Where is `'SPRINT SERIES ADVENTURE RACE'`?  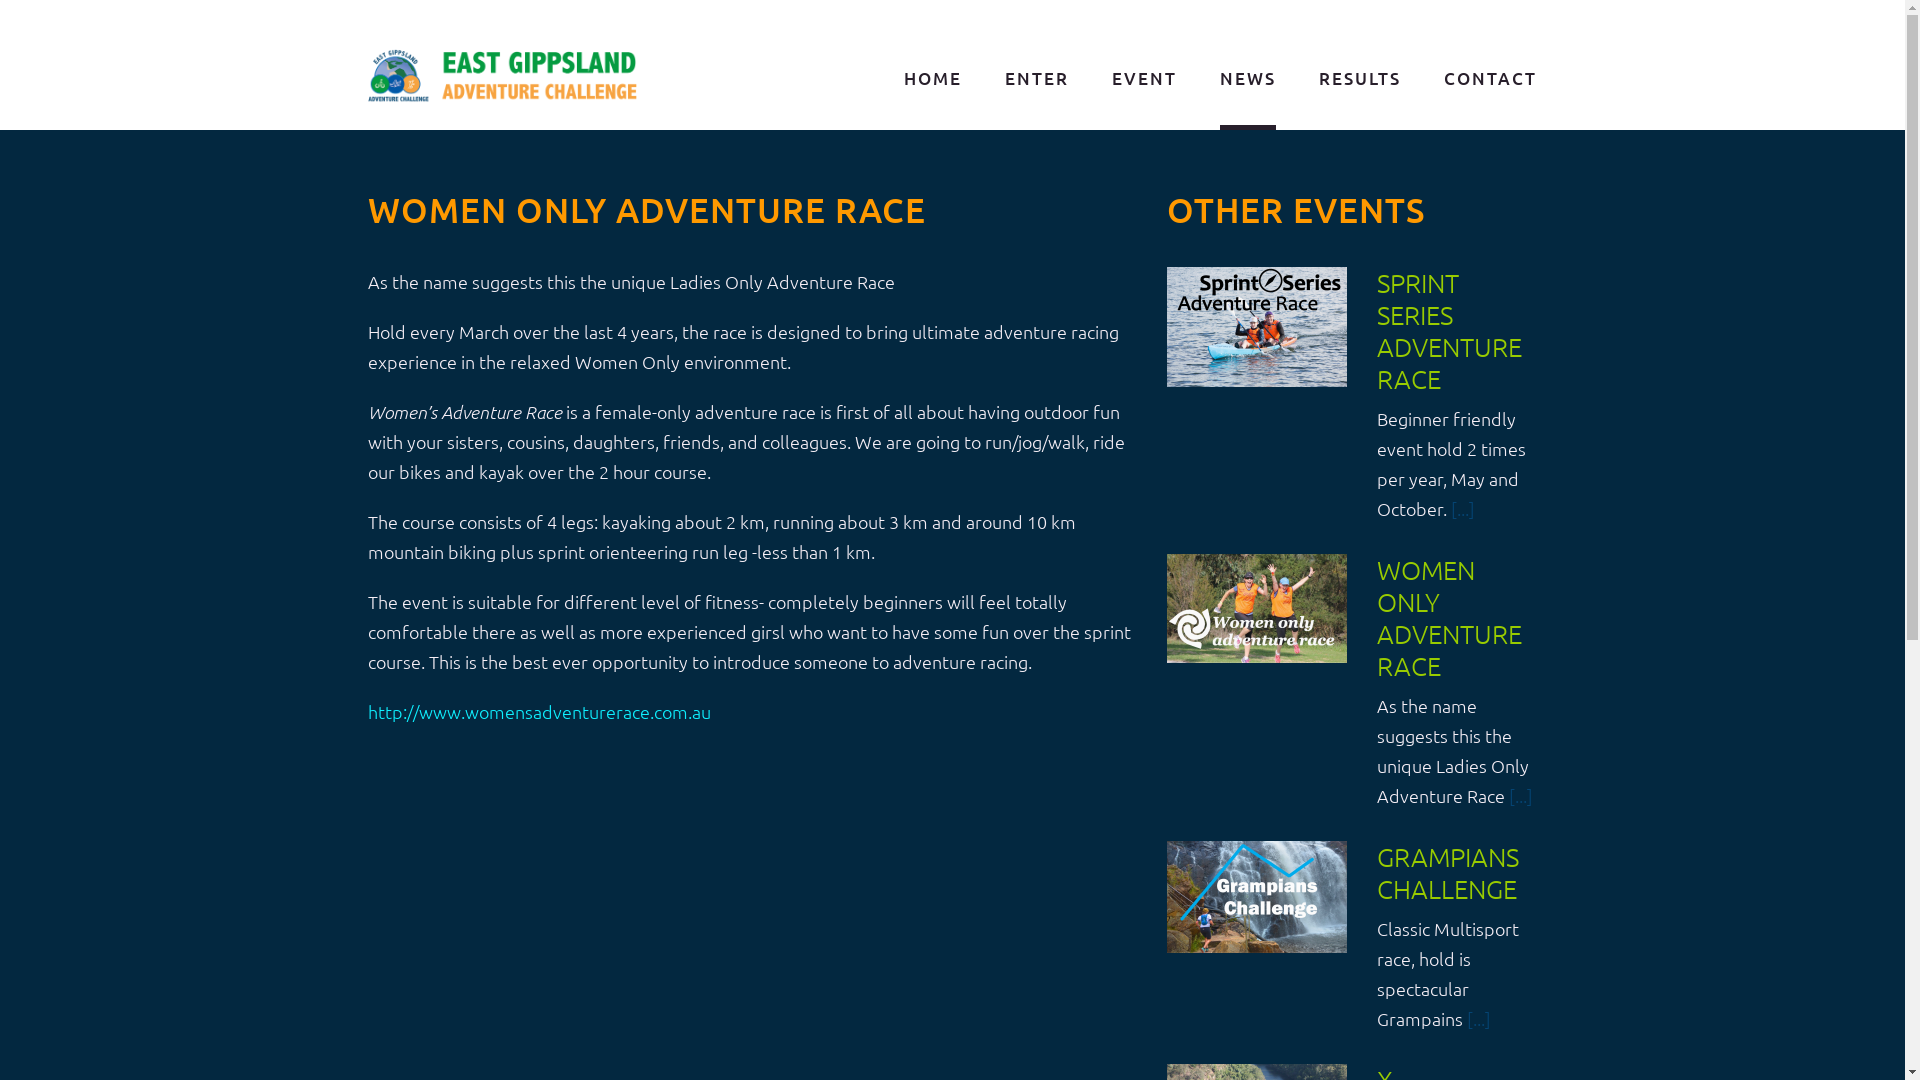
'SPRINT SERIES ADVENTURE RACE' is located at coordinates (1449, 329).